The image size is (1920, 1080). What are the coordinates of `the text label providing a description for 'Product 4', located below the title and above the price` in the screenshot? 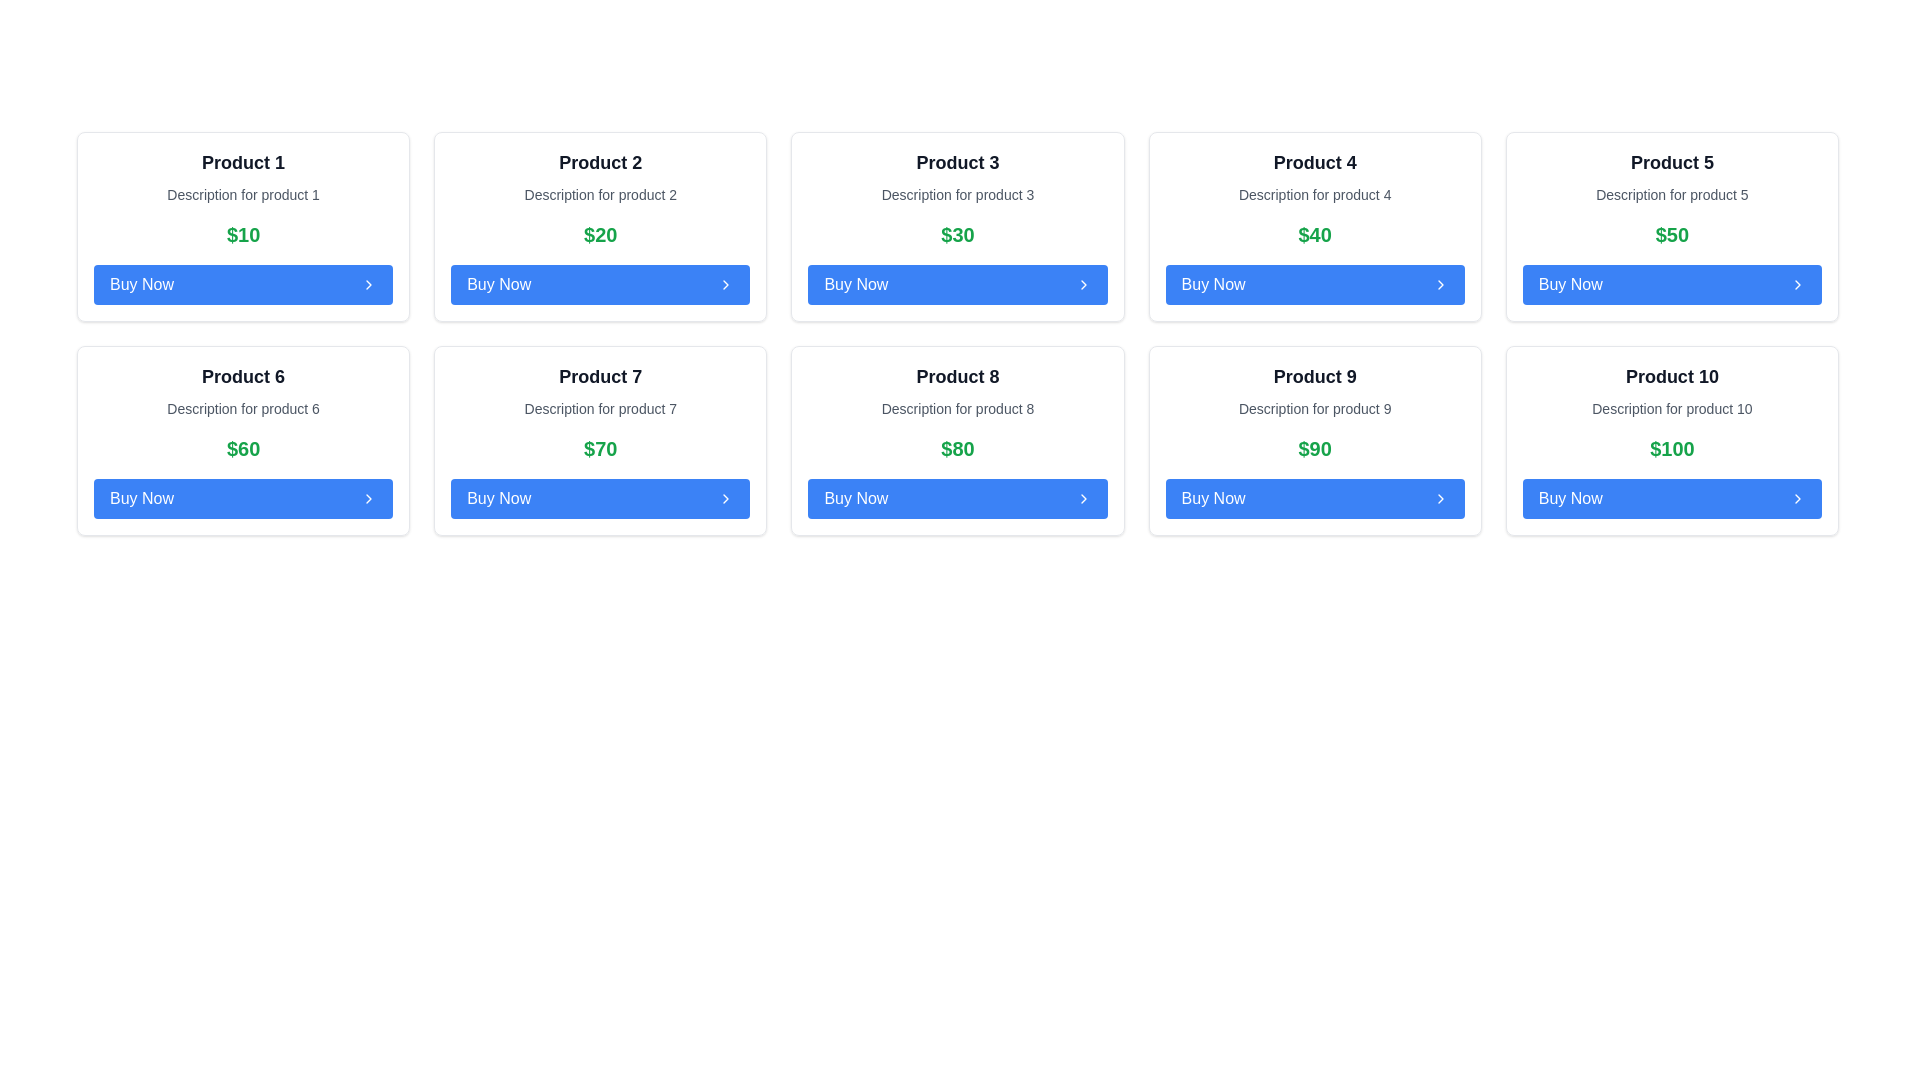 It's located at (1315, 195).